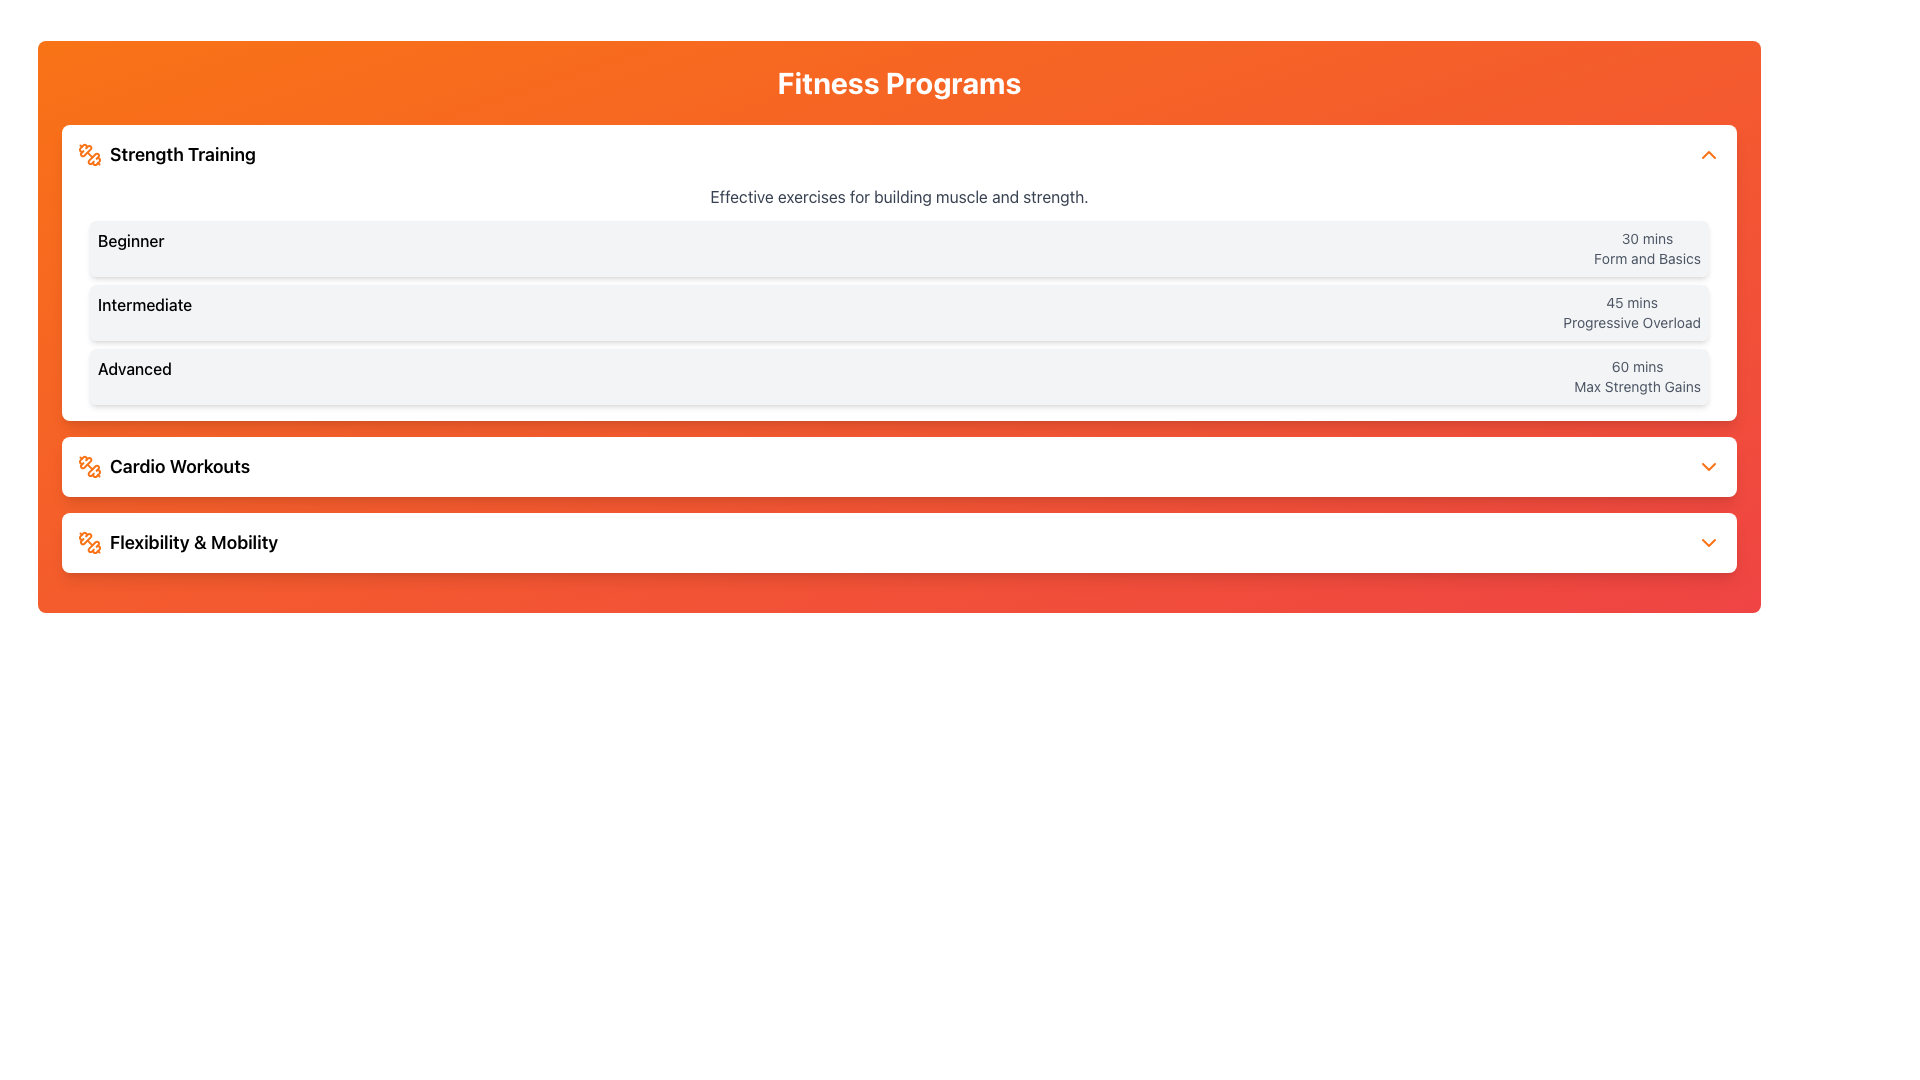 This screenshot has width=1920, height=1080. Describe the element at coordinates (144, 312) in the screenshot. I see `the informational label indicating the intermediate level within the 'Strength Training' section, which is the second item in the list between 'Beginner' and 'Advanced'` at that location.